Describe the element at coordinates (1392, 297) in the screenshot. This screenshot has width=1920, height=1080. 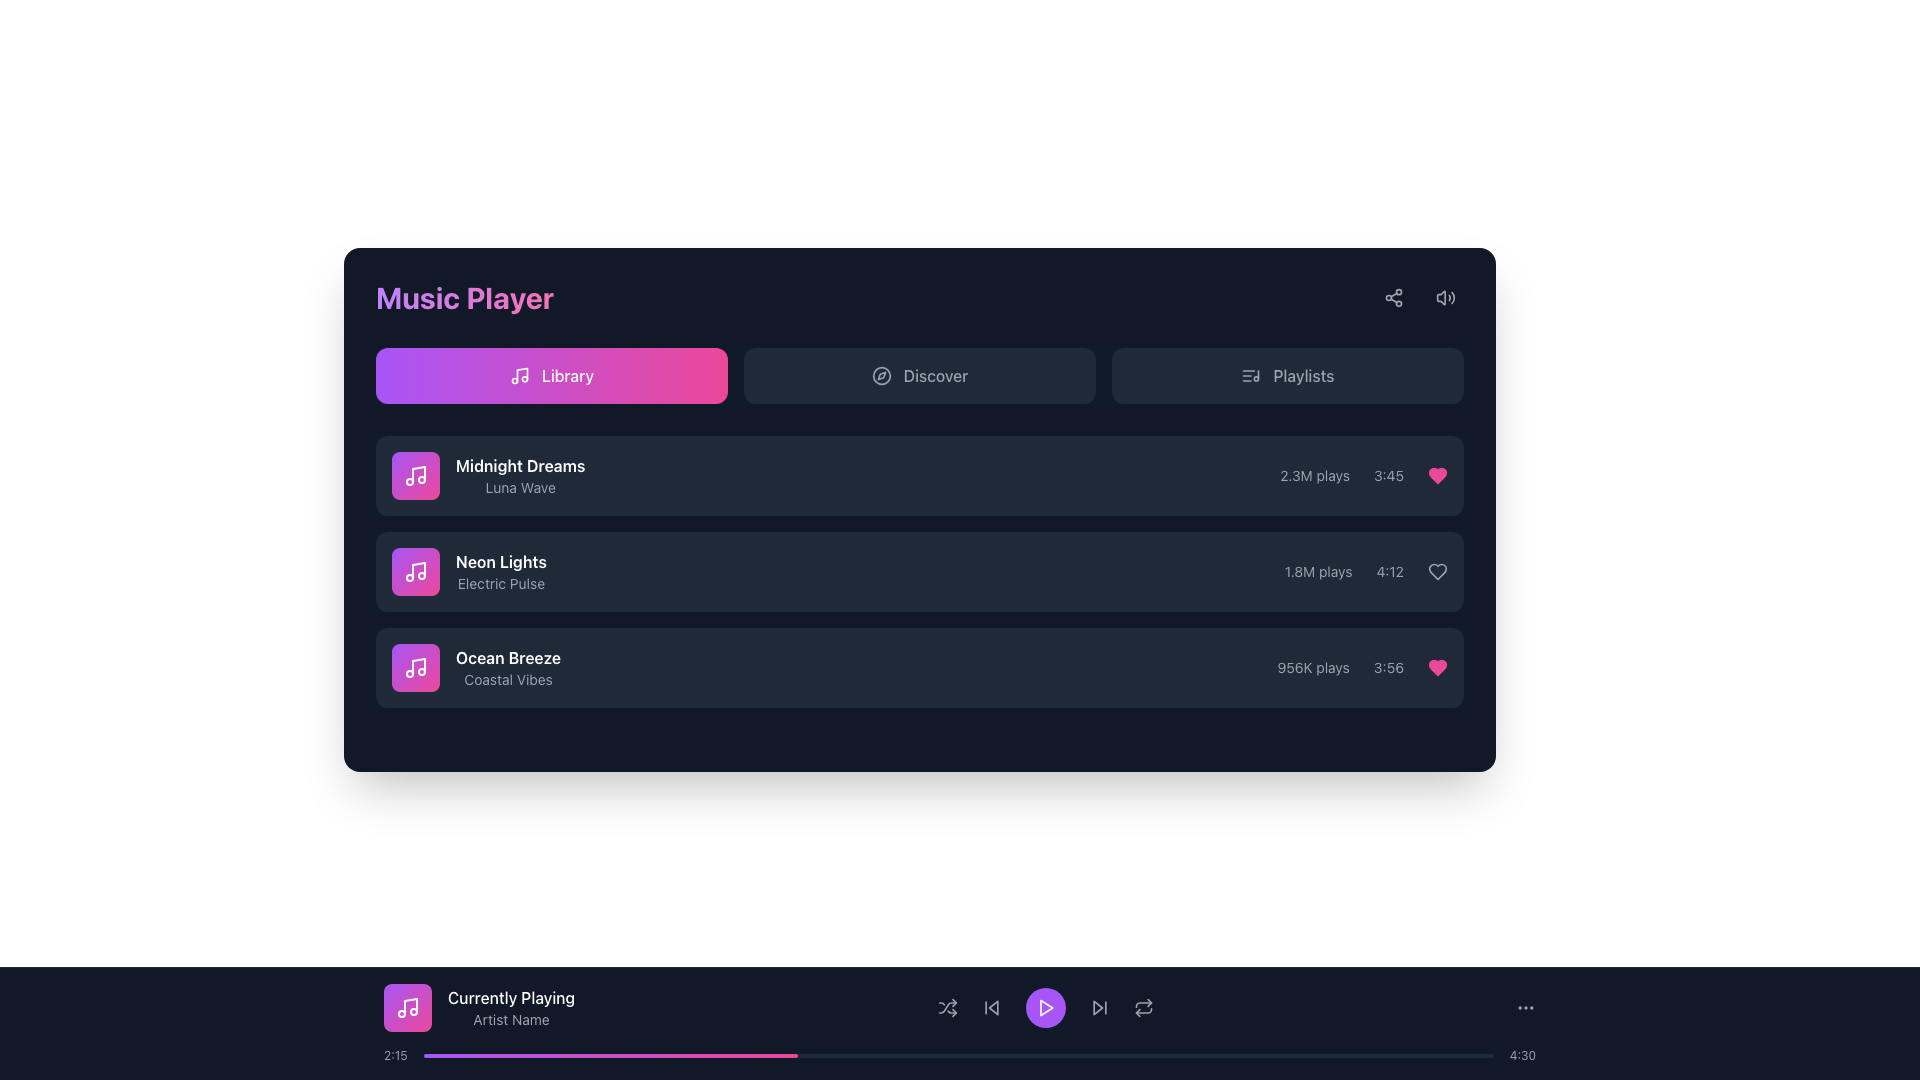
I see `the share button with an SVG-based icon located at the top-right corner` at that location.